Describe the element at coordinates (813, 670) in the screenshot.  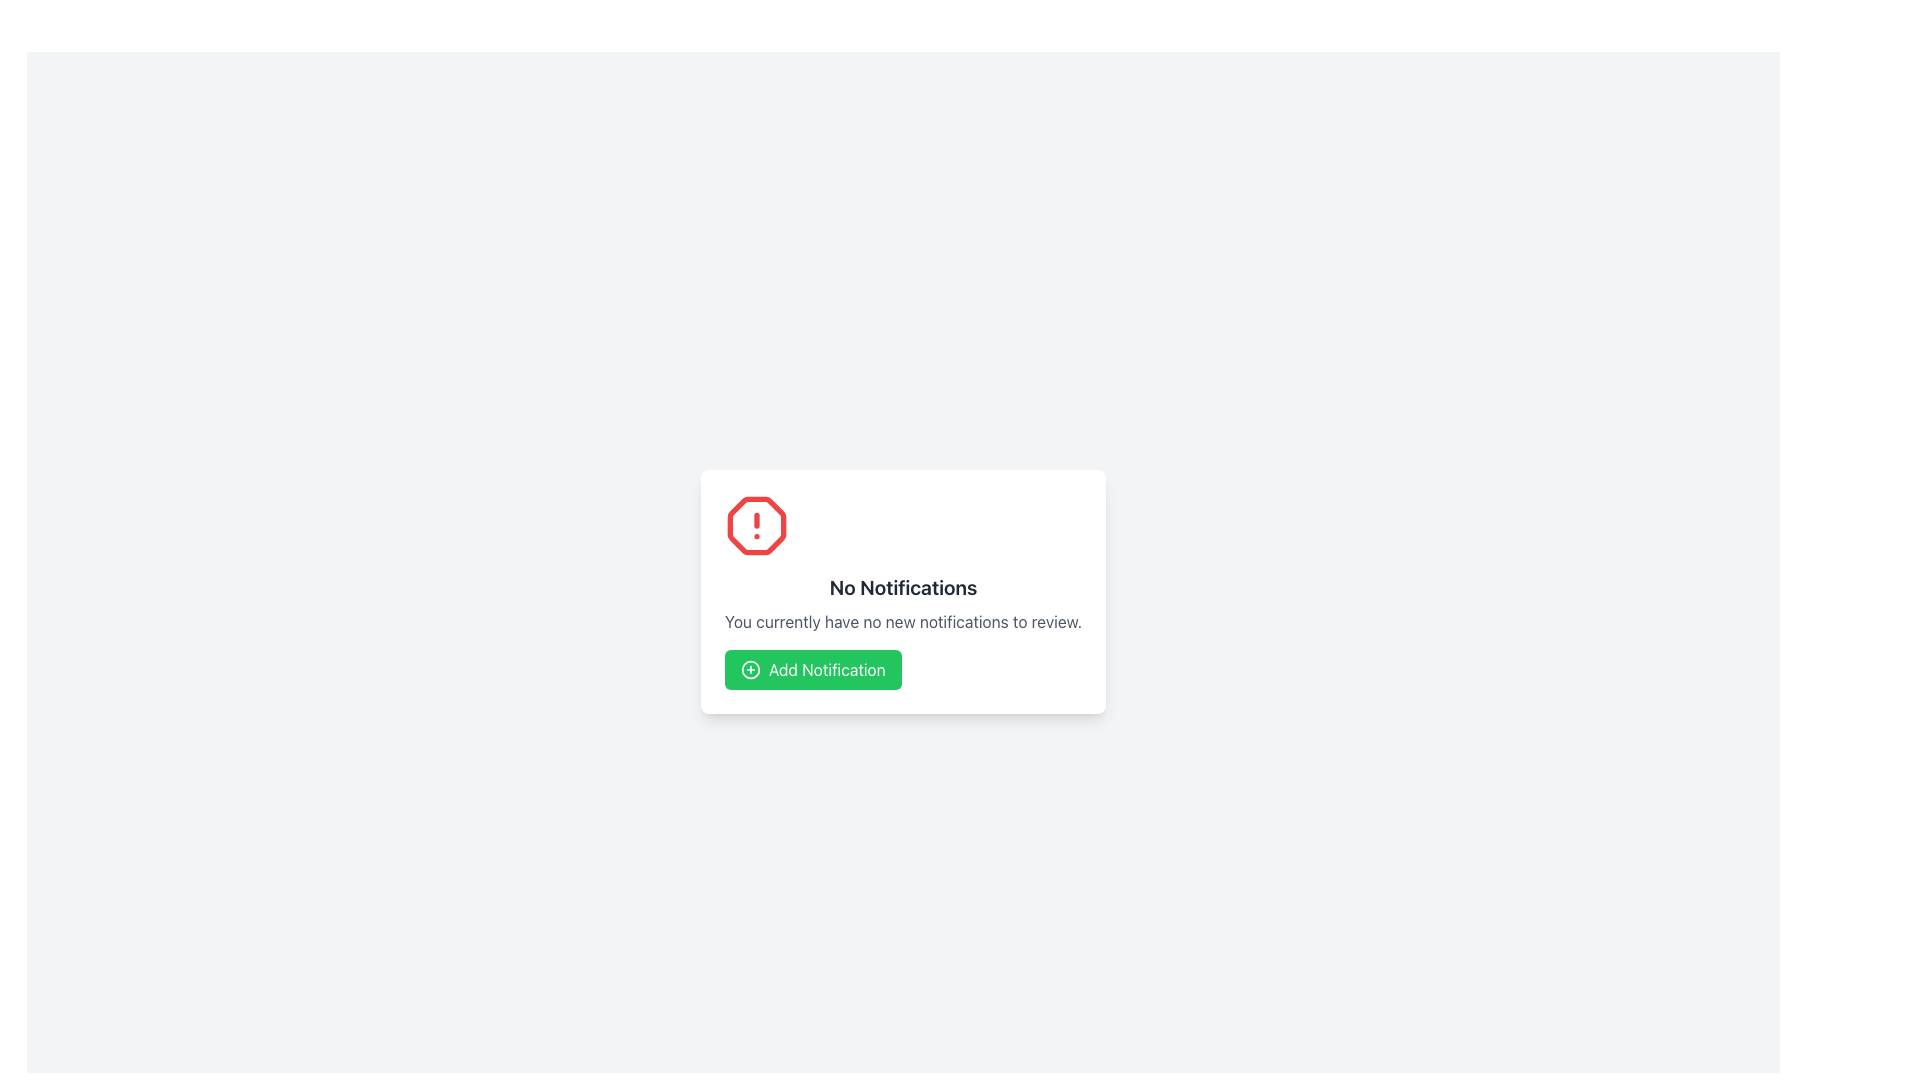
I see `the 'Add Notification' button located at the bottom of the white card component to change its color` at that location.